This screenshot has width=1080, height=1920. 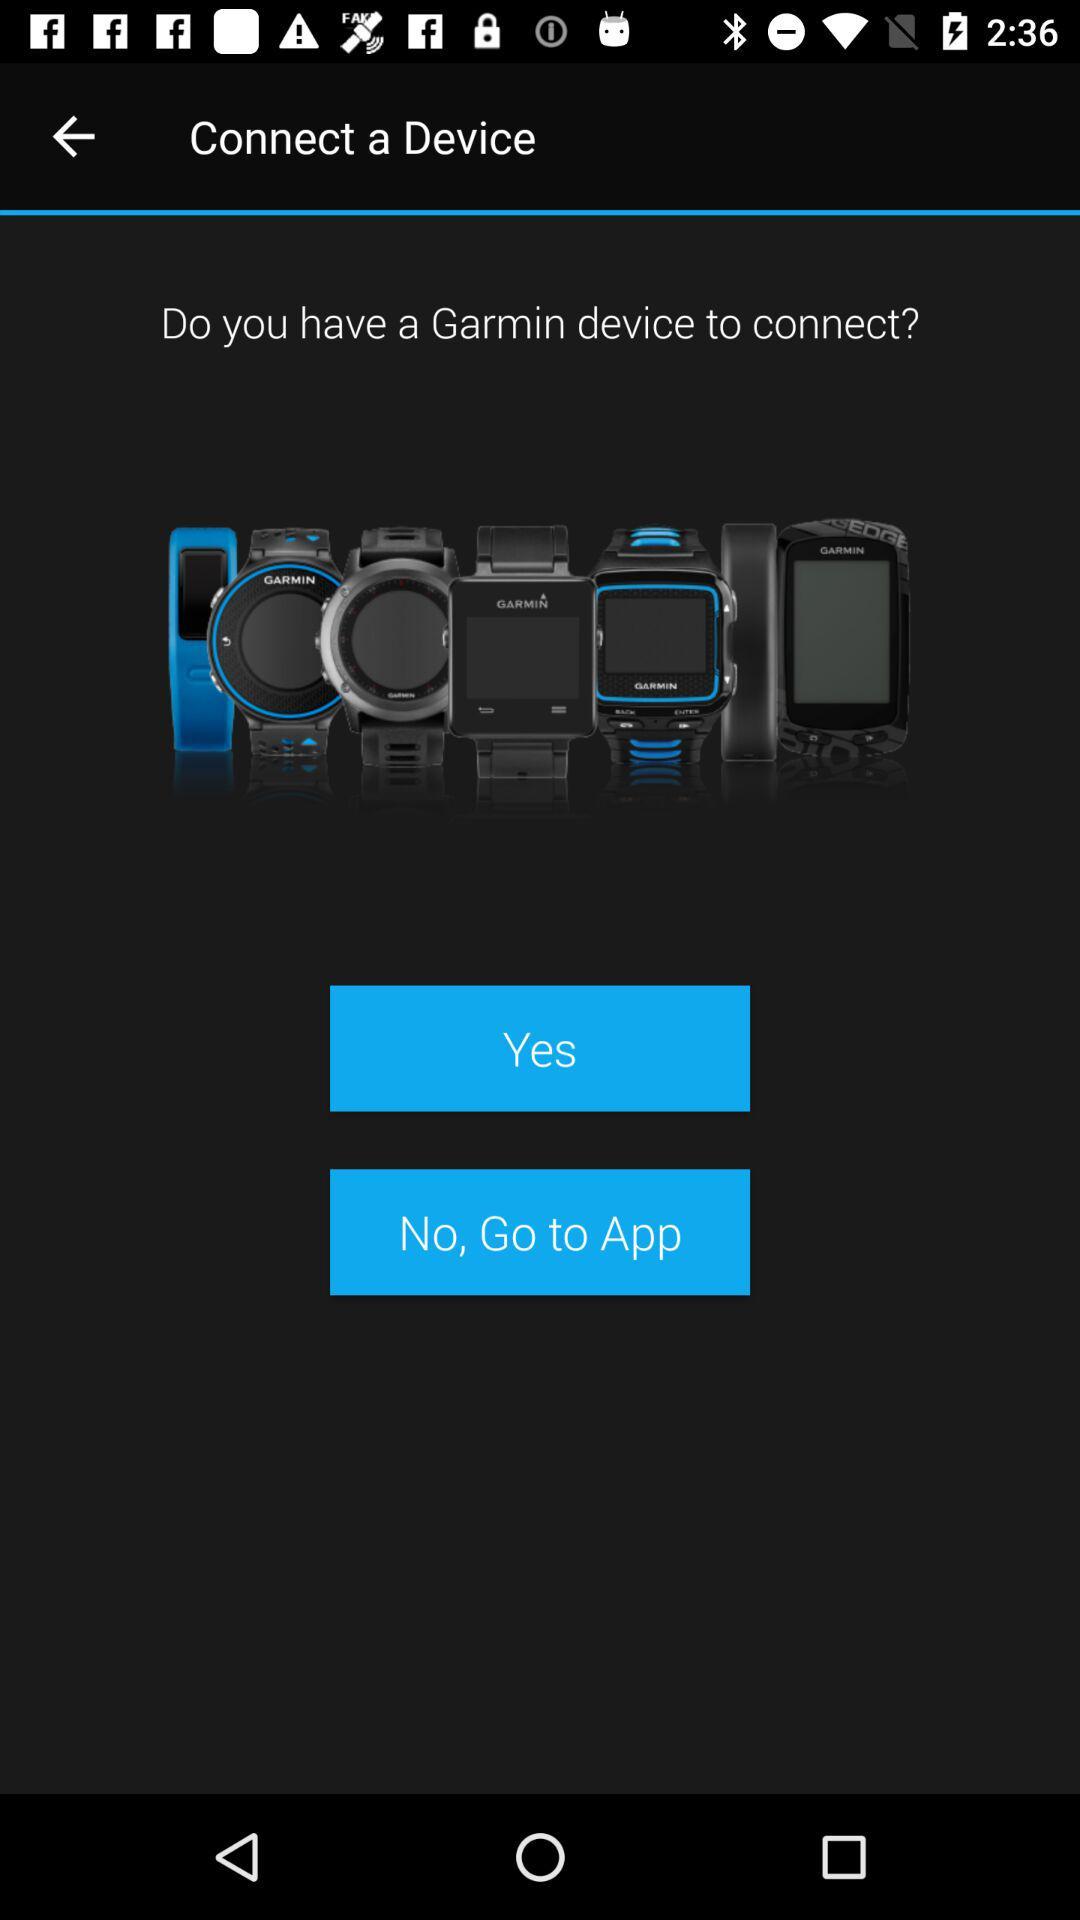 I want to click on item below yes, so click(x=540, y=1231).